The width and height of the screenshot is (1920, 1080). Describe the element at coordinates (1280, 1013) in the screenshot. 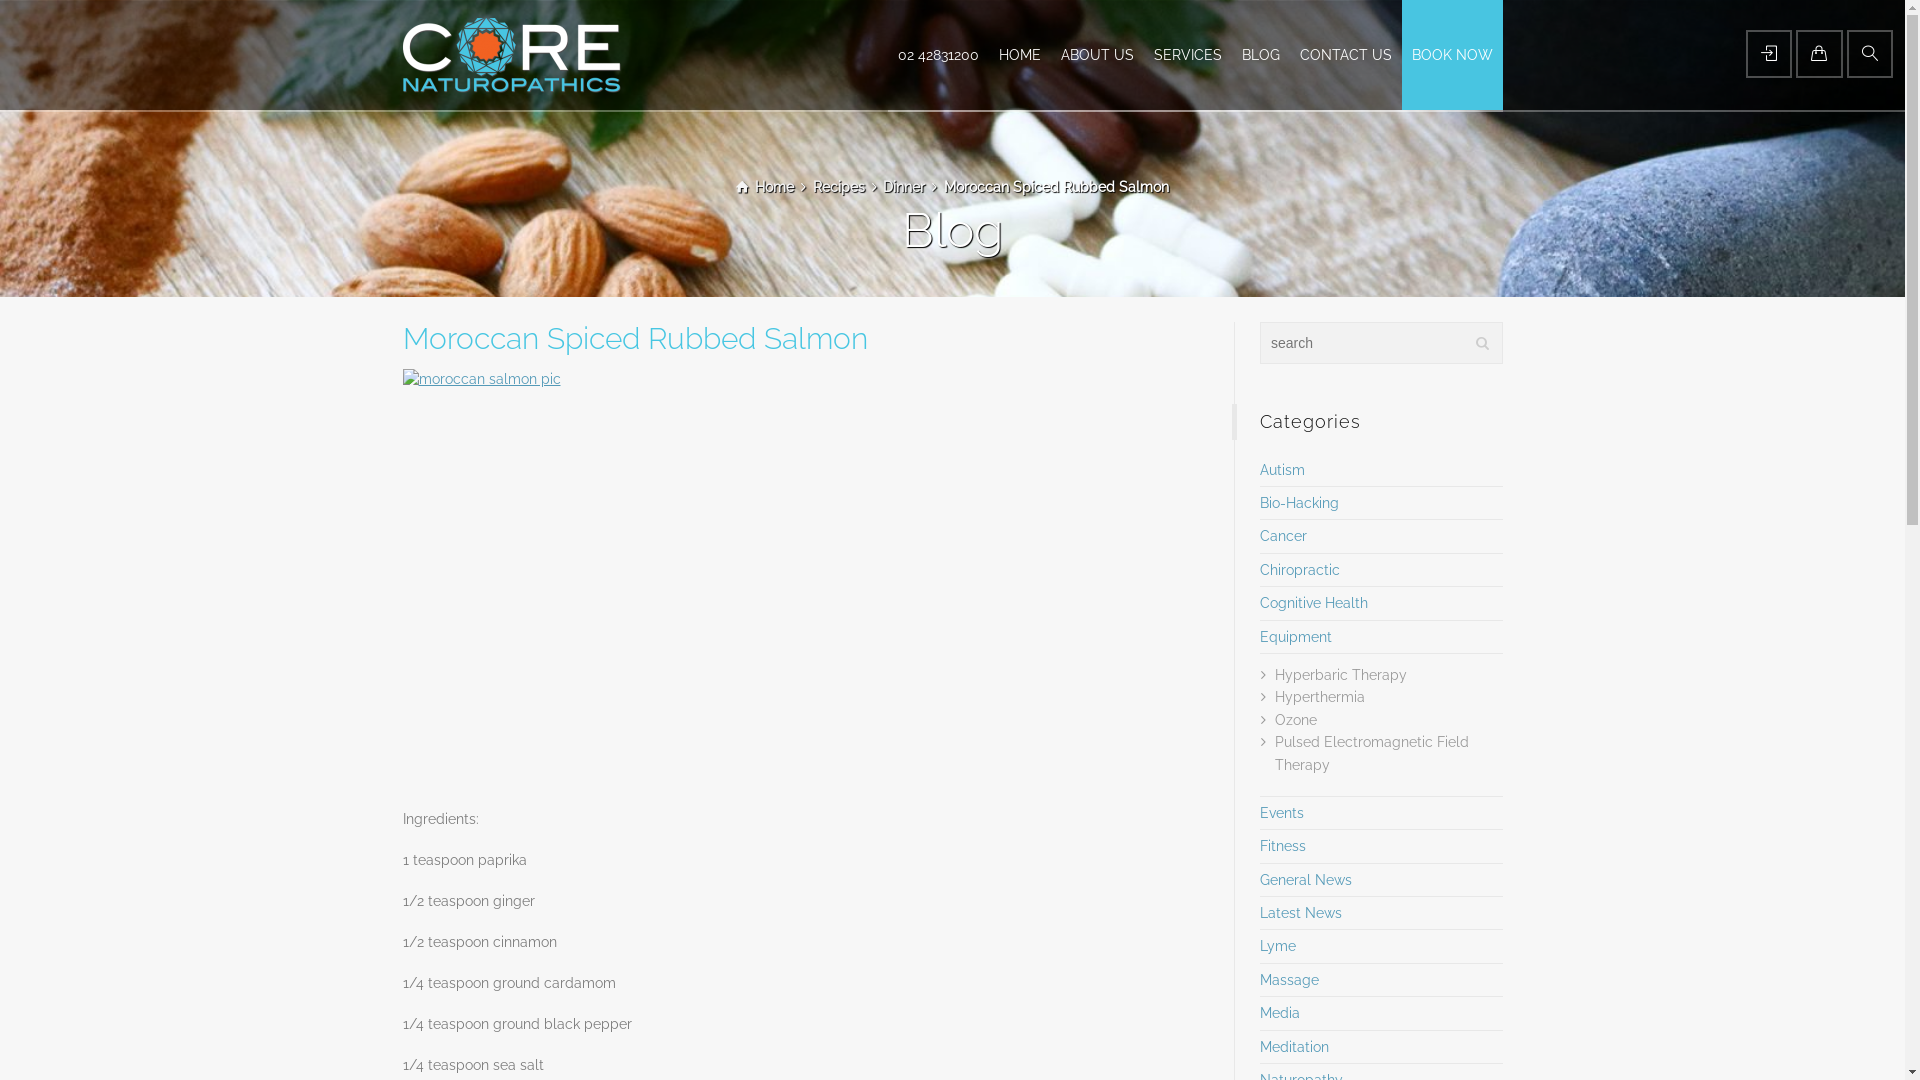

I see `'Media'` at that location.